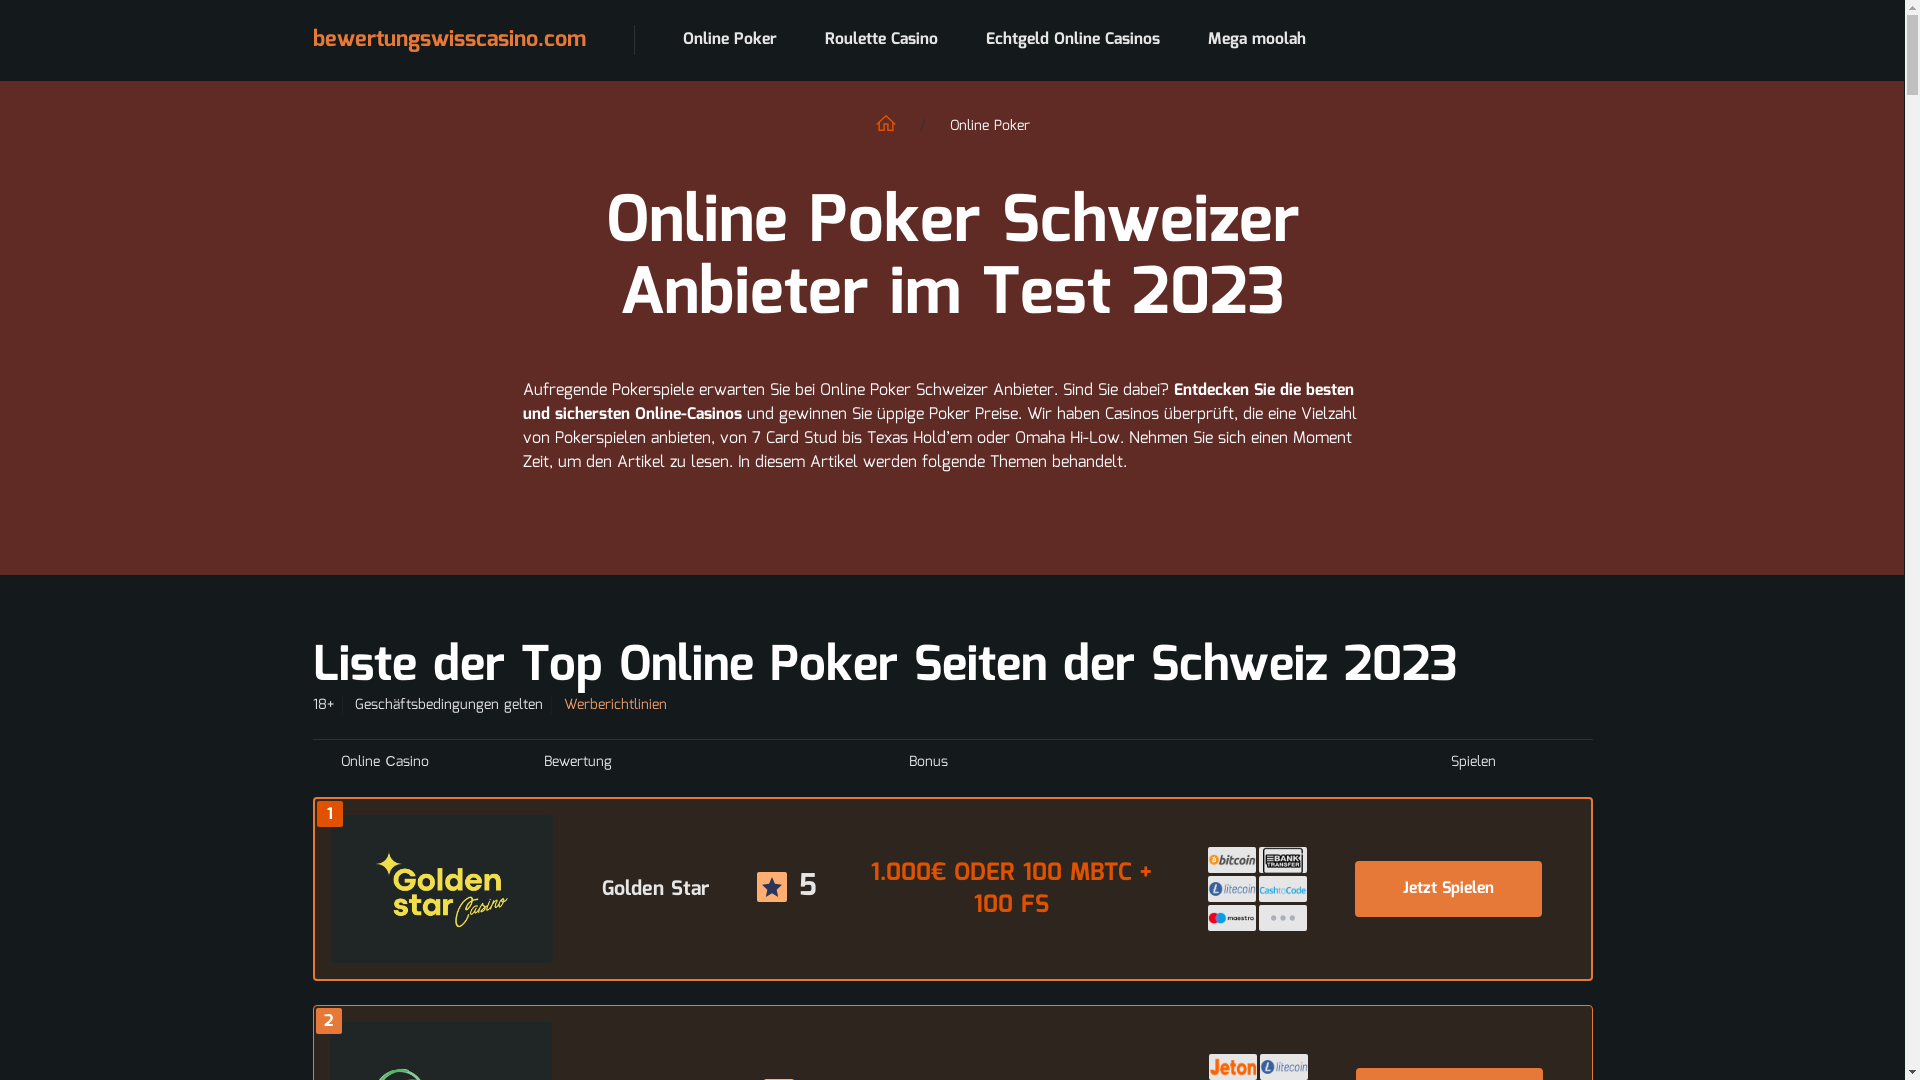 Image resolution: width=1920 pixels, height=1080 pixels. Describe the element at coordinates (728, 39) in the screenshot. I see `'Online Poker'` at that location.